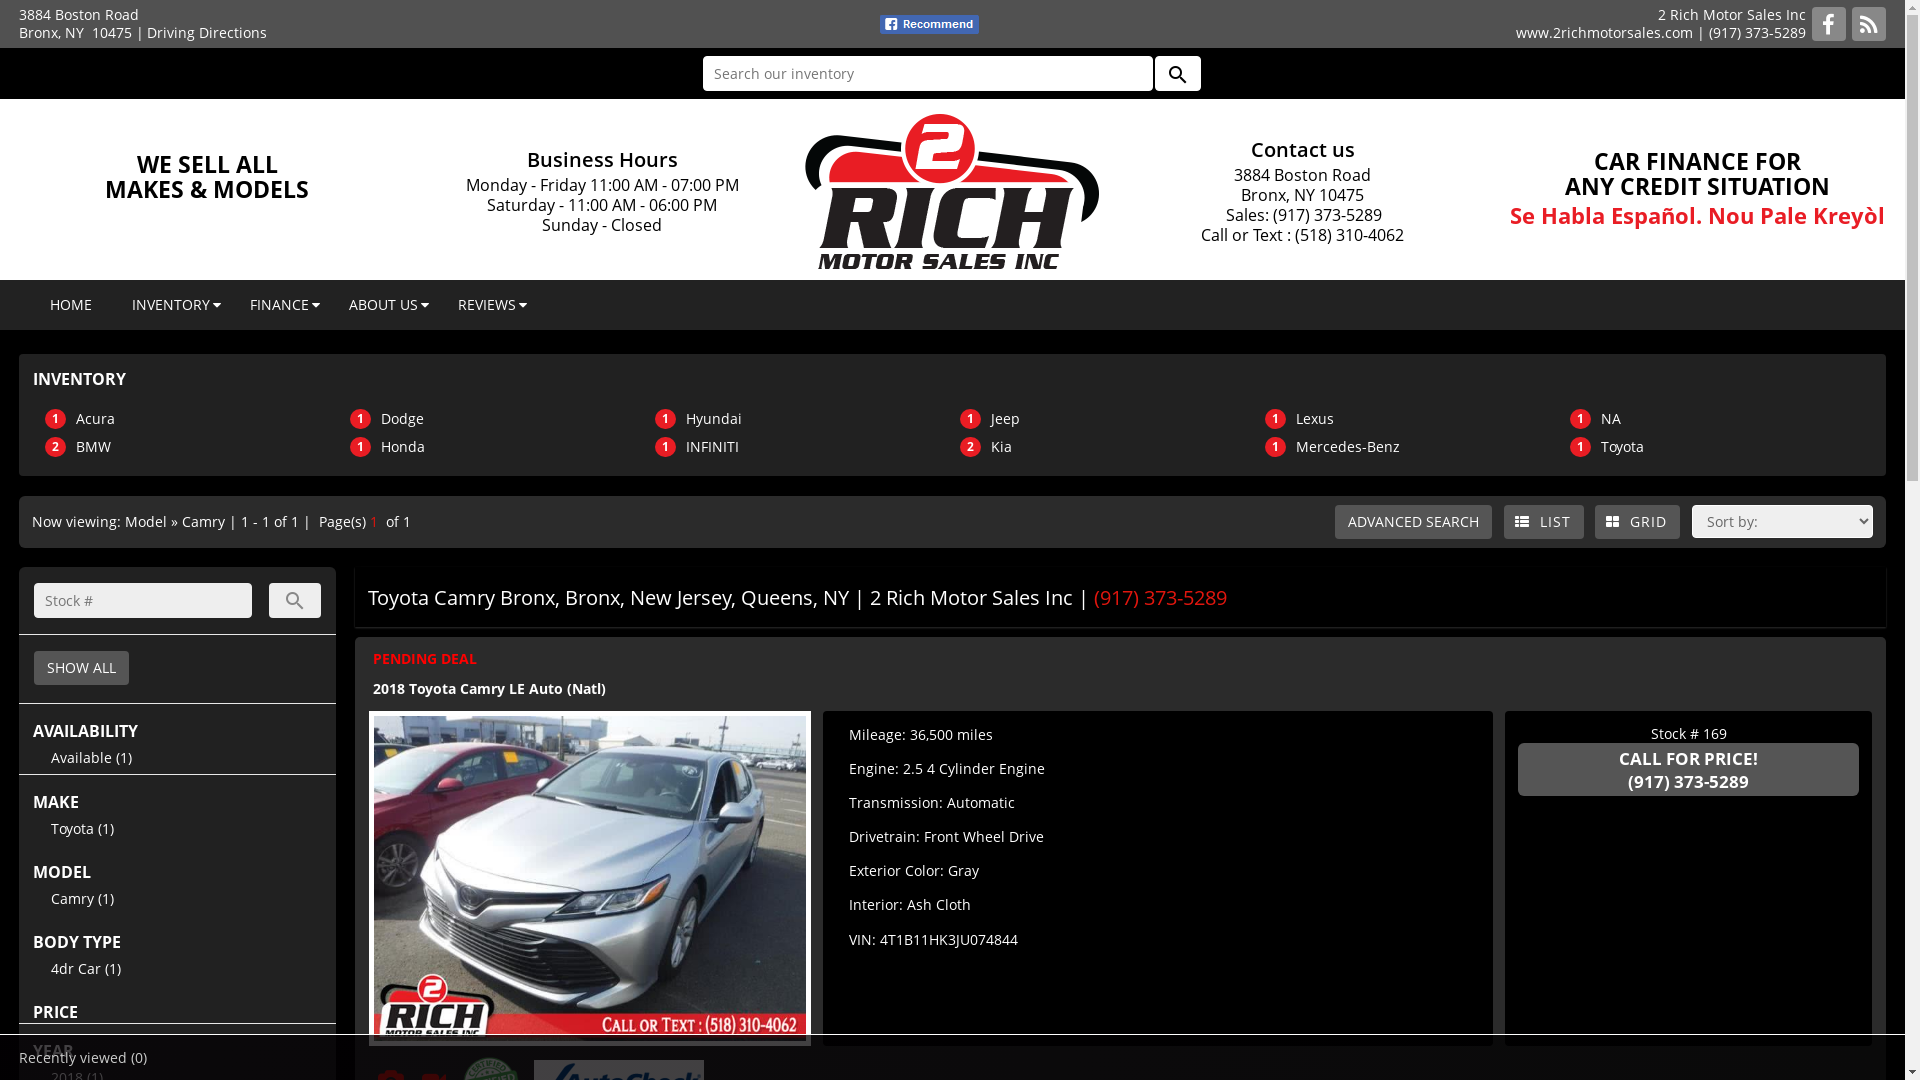 The width and height of the screenshot is (1920, 1080). I want to click on 'INVENTORY', so click(171, 304).